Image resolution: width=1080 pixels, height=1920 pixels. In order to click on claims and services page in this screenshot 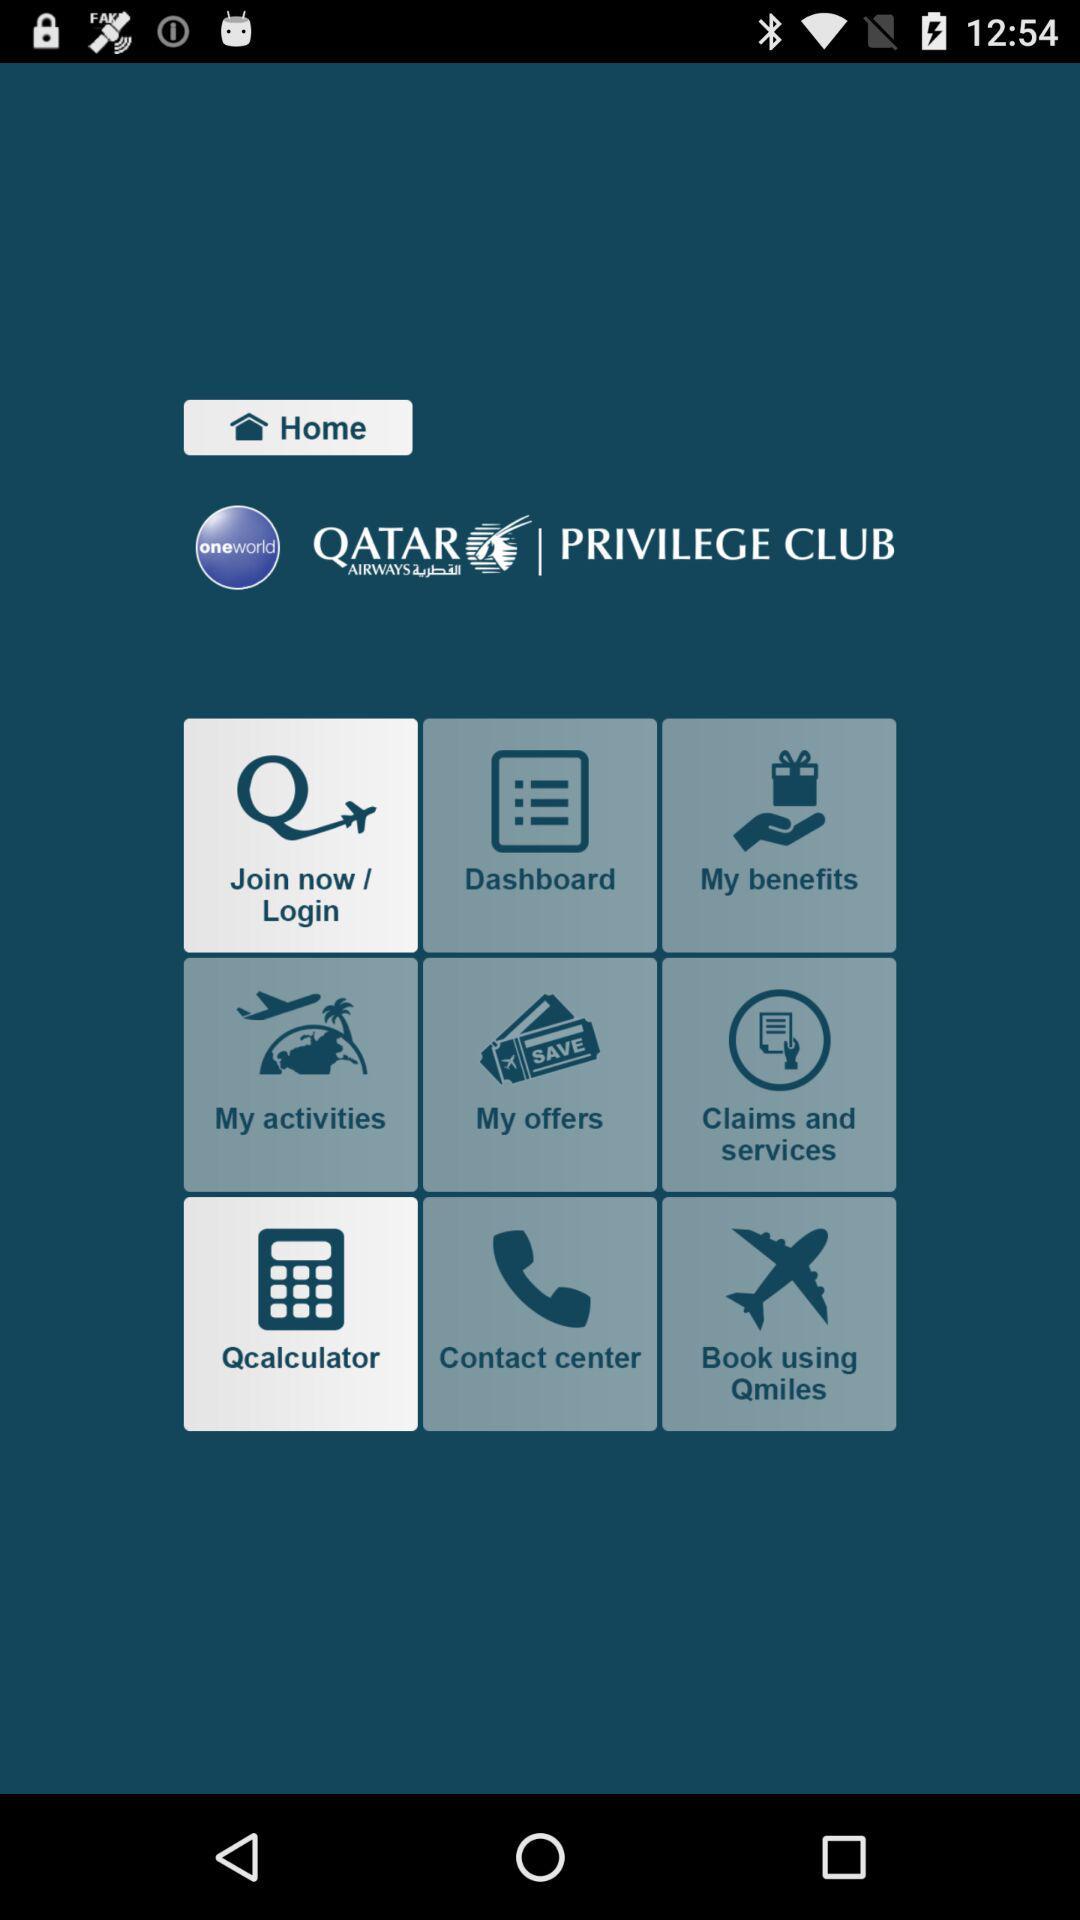, I will do `click(778, 1073)`.